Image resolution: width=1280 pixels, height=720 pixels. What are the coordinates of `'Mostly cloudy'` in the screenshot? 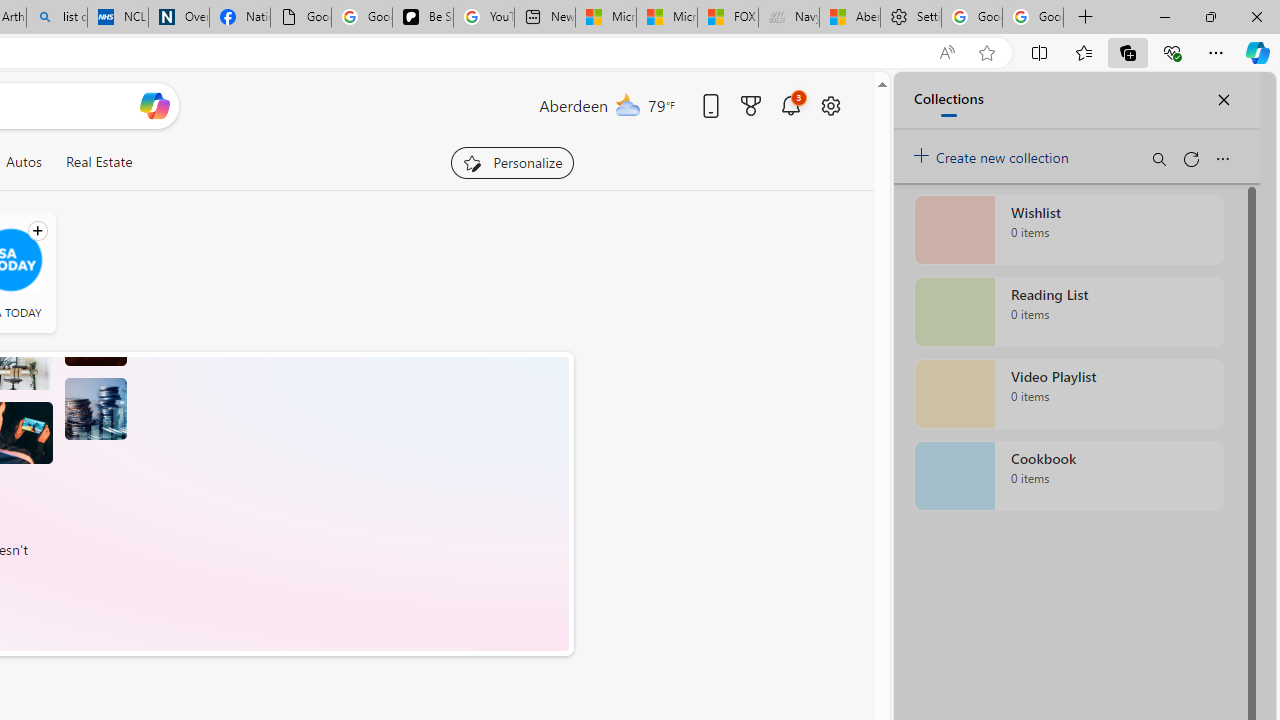 It's located at (627, 104).